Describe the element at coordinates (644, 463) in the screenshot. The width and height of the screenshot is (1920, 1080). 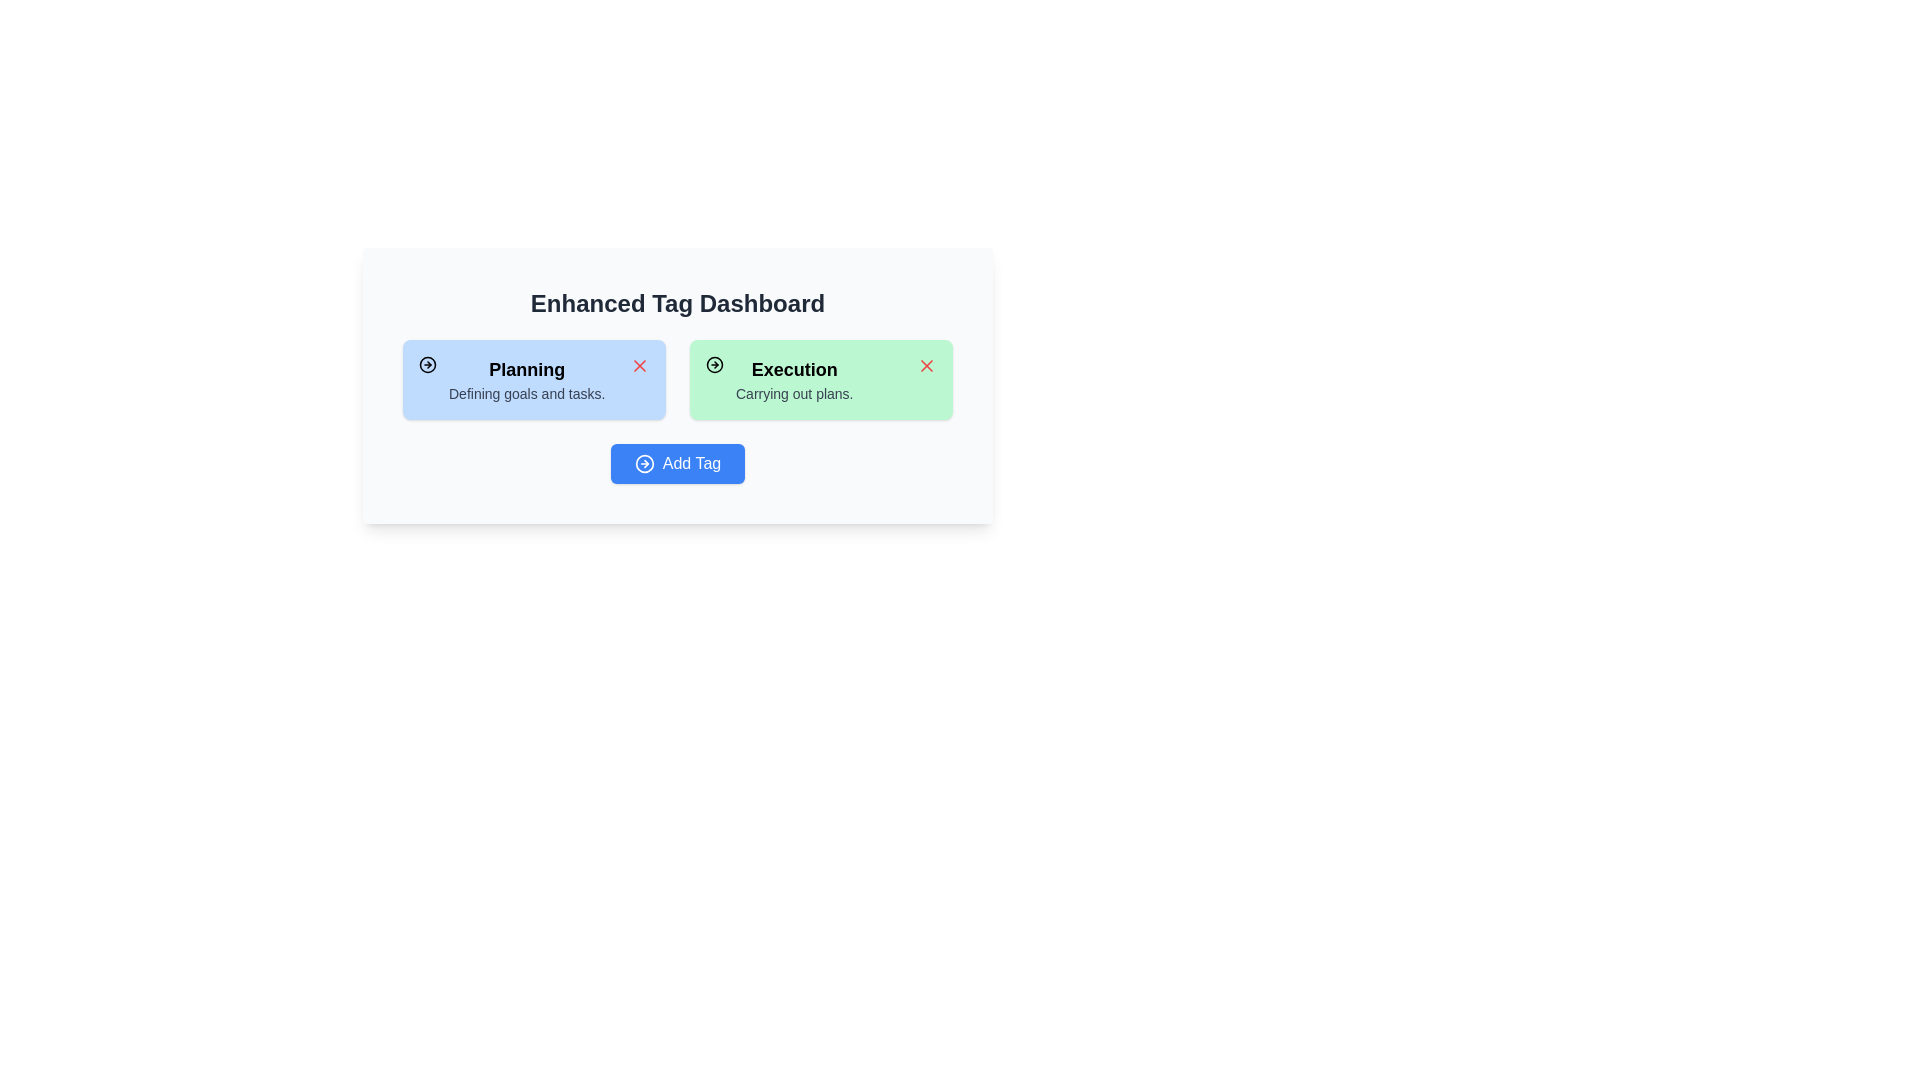
I see `the icon within the 'Add Tag' button, which is positioned slightly to the left of the button's text and part of the 'Enhanced Tag Dashboard'` at that location.